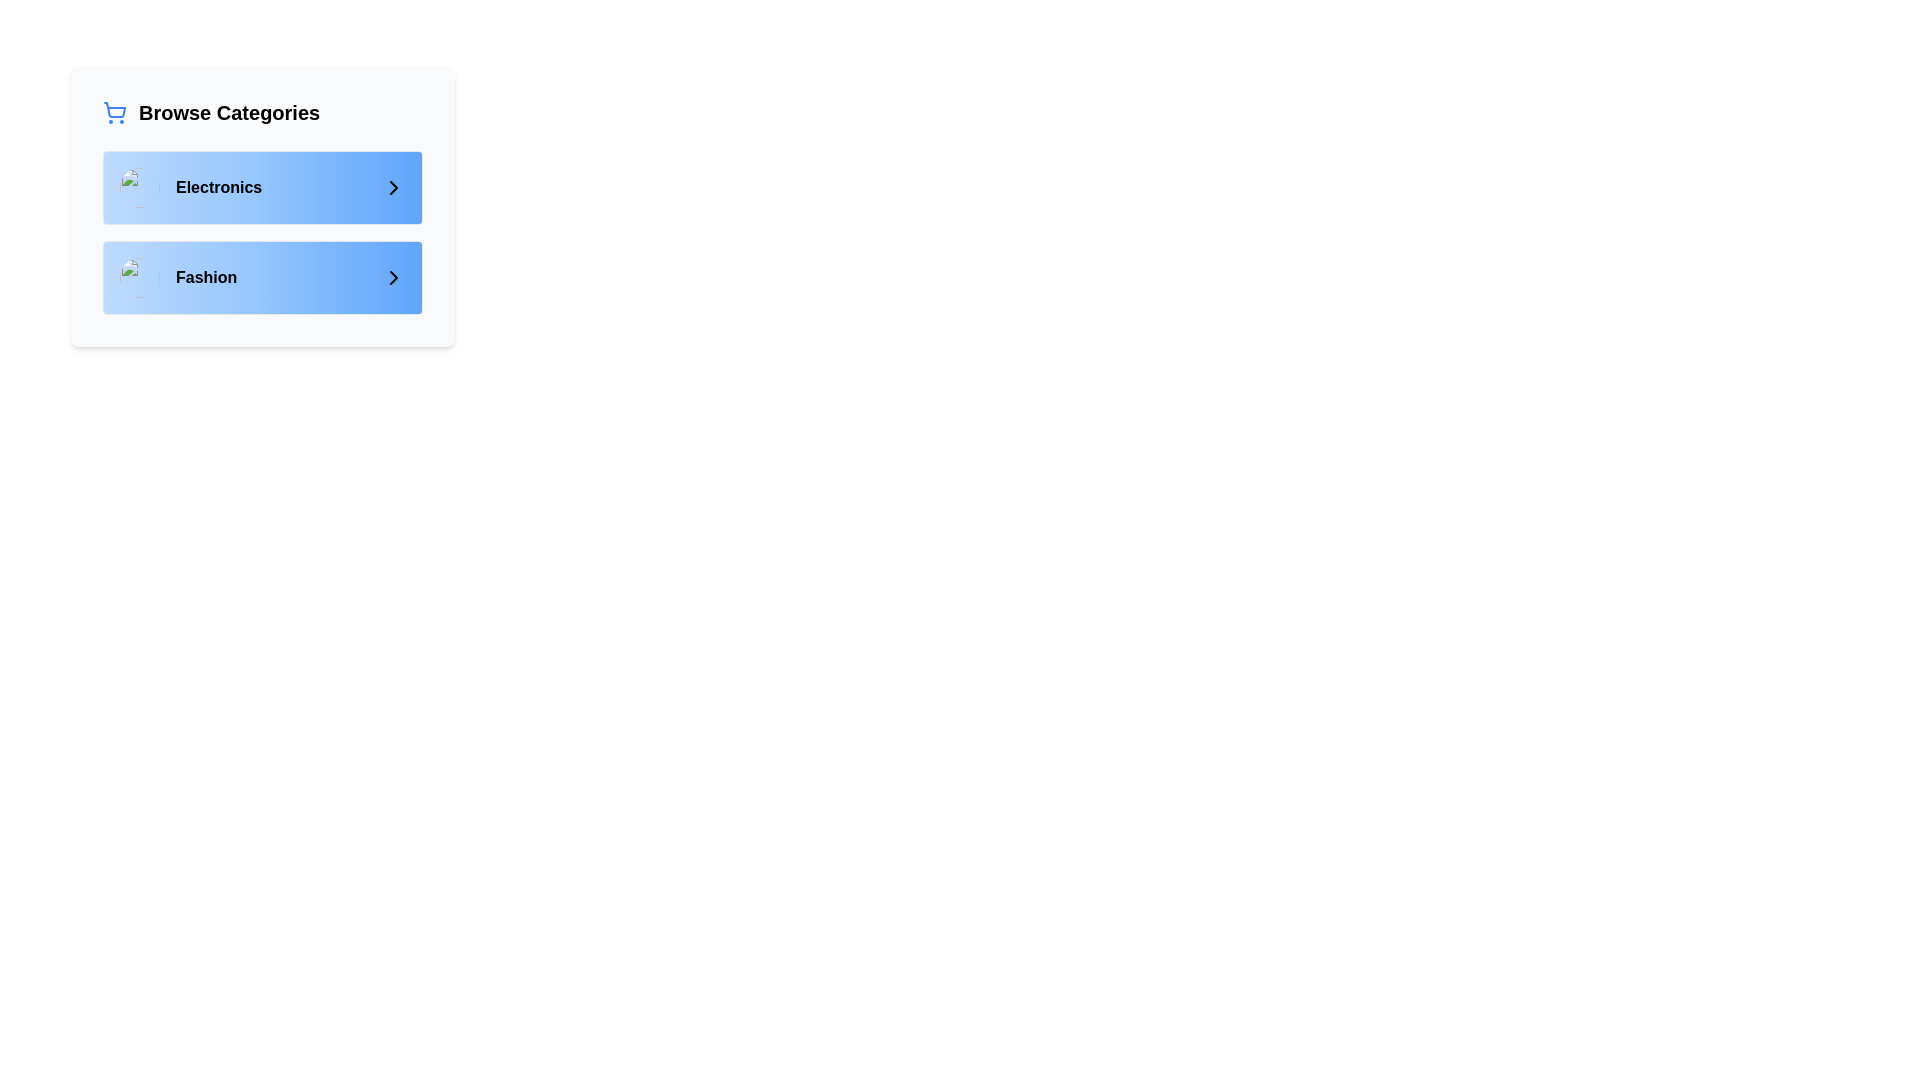 Image resolution: width=1920 pixels, height=1080 pixels. I want to click on the 'Electronics' list item text, which is bold and part of a list with a light blue background, so click(191, 188).